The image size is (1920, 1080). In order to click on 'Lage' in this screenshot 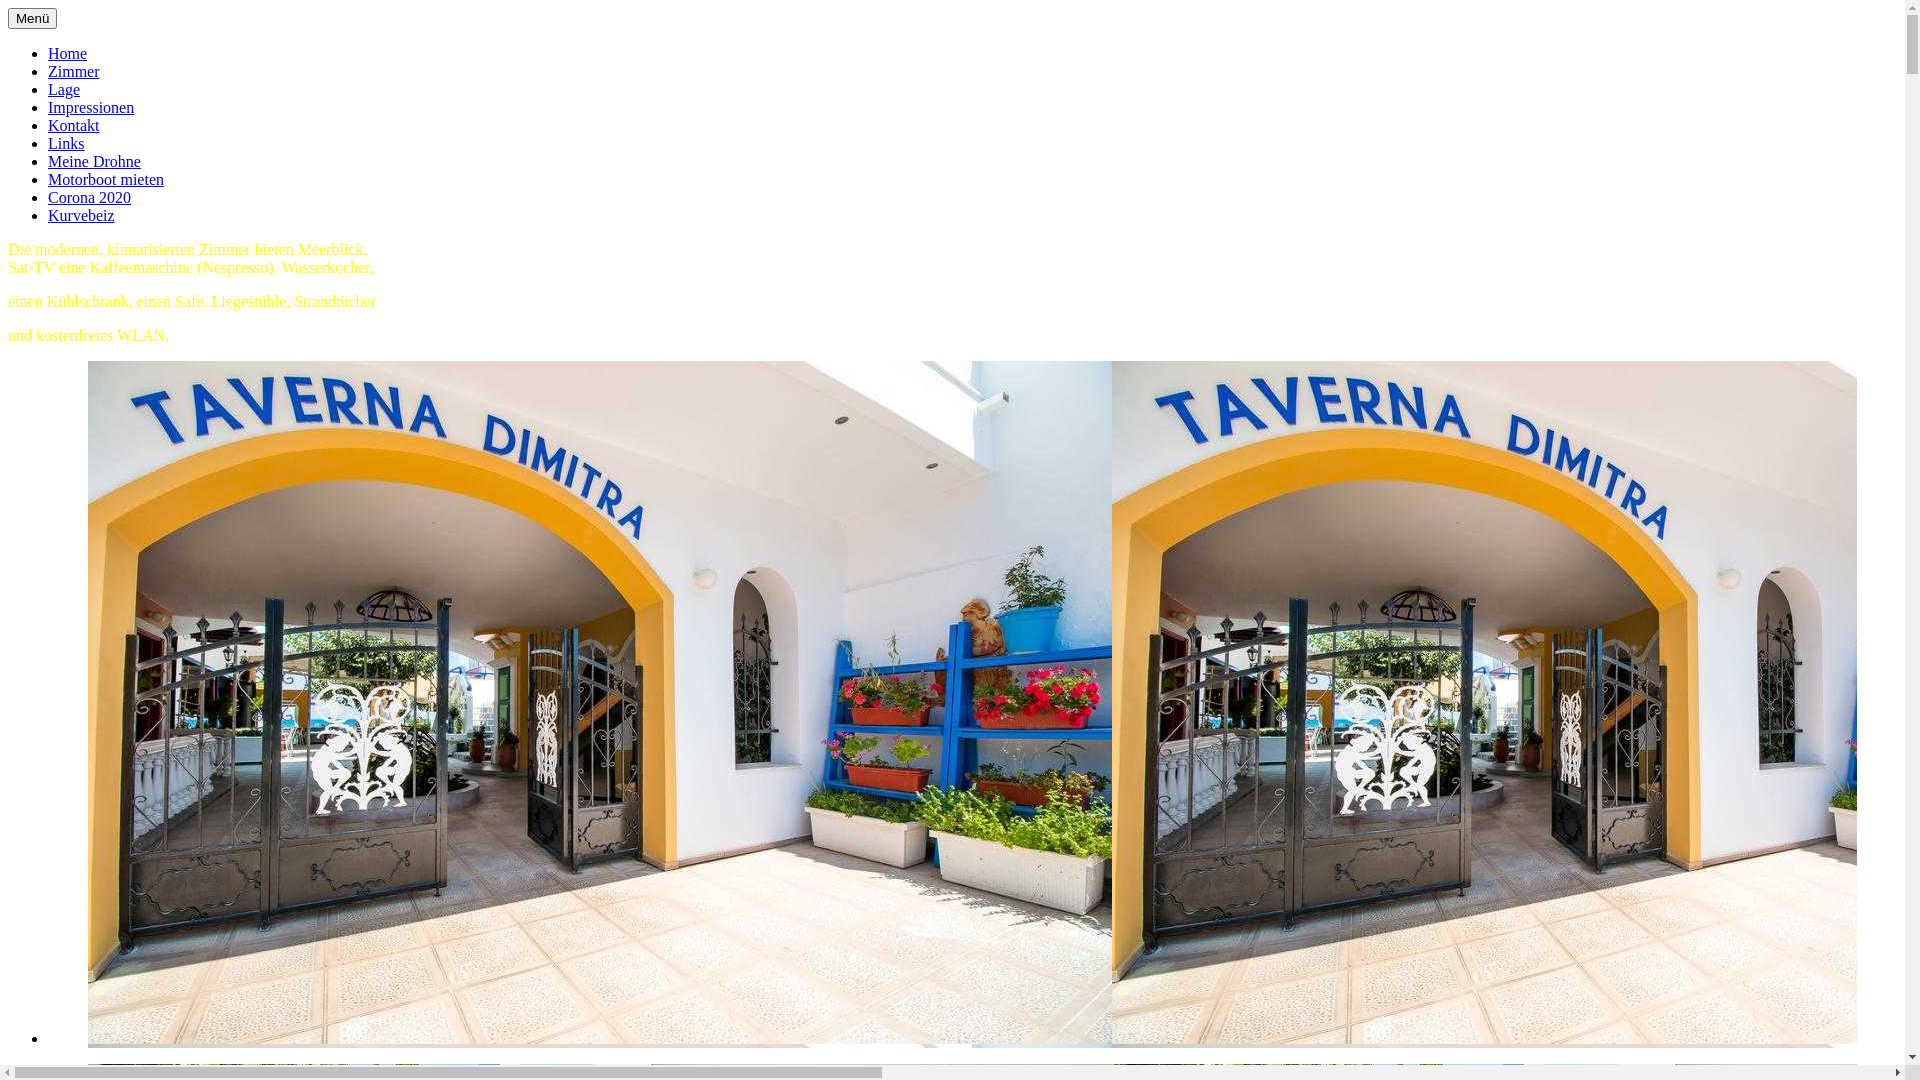, I will do `click(63, 88)`.